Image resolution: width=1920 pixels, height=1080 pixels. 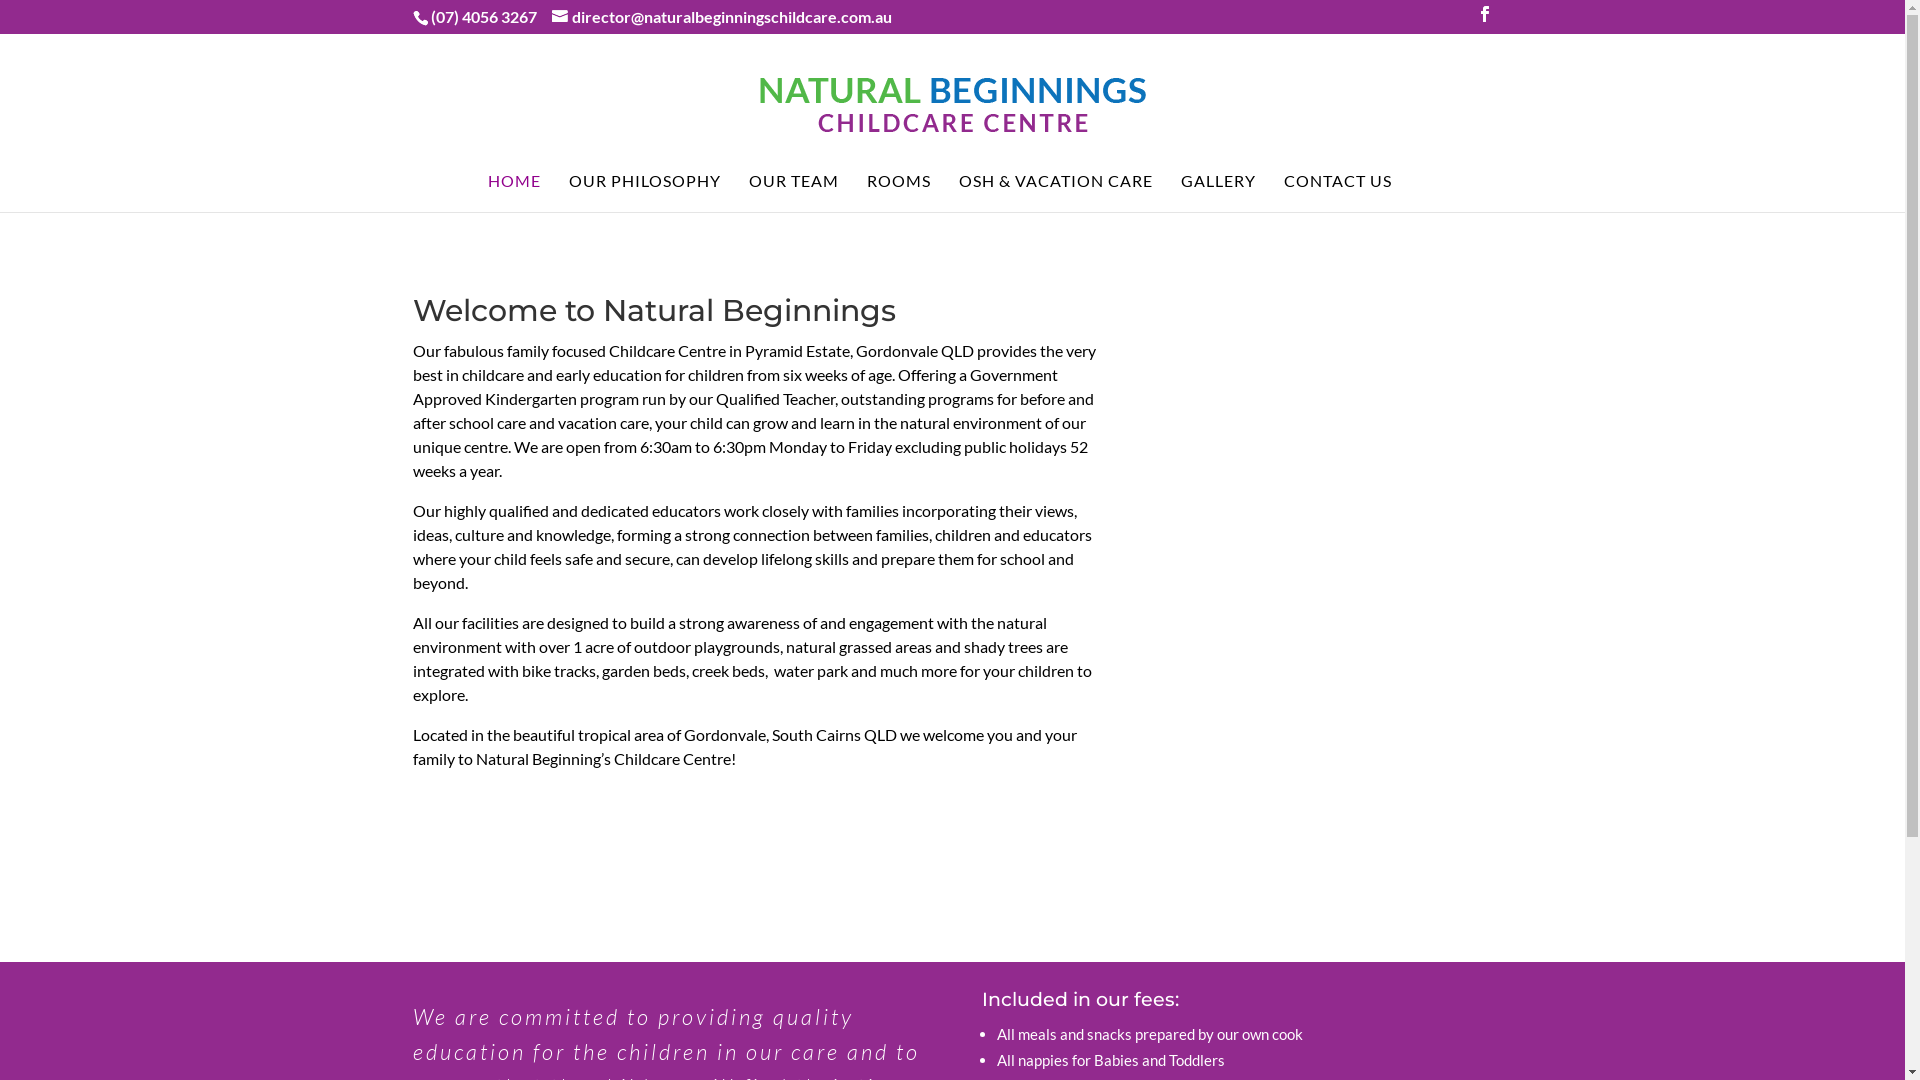 What do you see at coordinates (1217, 192) in the screenshot?
I see `'GALLERY'` at bounding box center [1217, 192].